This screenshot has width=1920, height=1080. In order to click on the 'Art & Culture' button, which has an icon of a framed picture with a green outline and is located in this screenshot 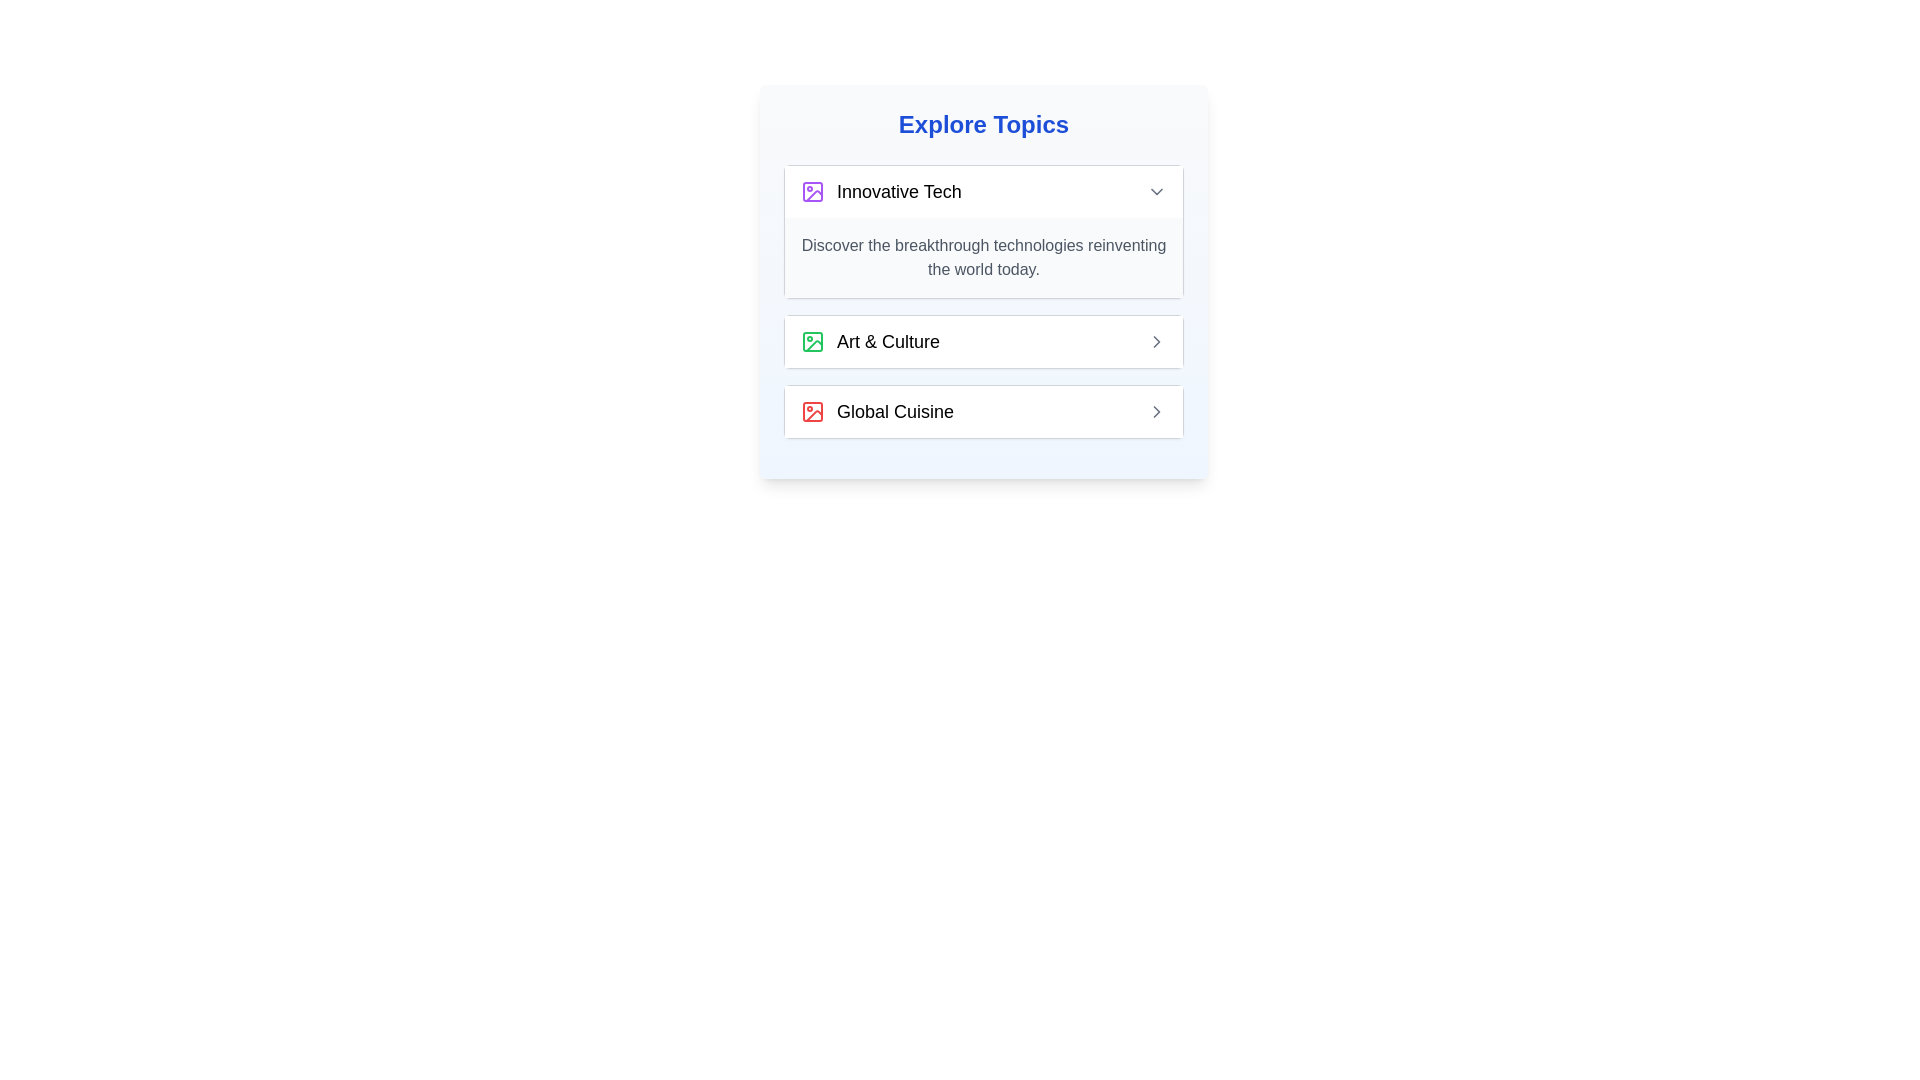, I will do `click(870, 341)`.